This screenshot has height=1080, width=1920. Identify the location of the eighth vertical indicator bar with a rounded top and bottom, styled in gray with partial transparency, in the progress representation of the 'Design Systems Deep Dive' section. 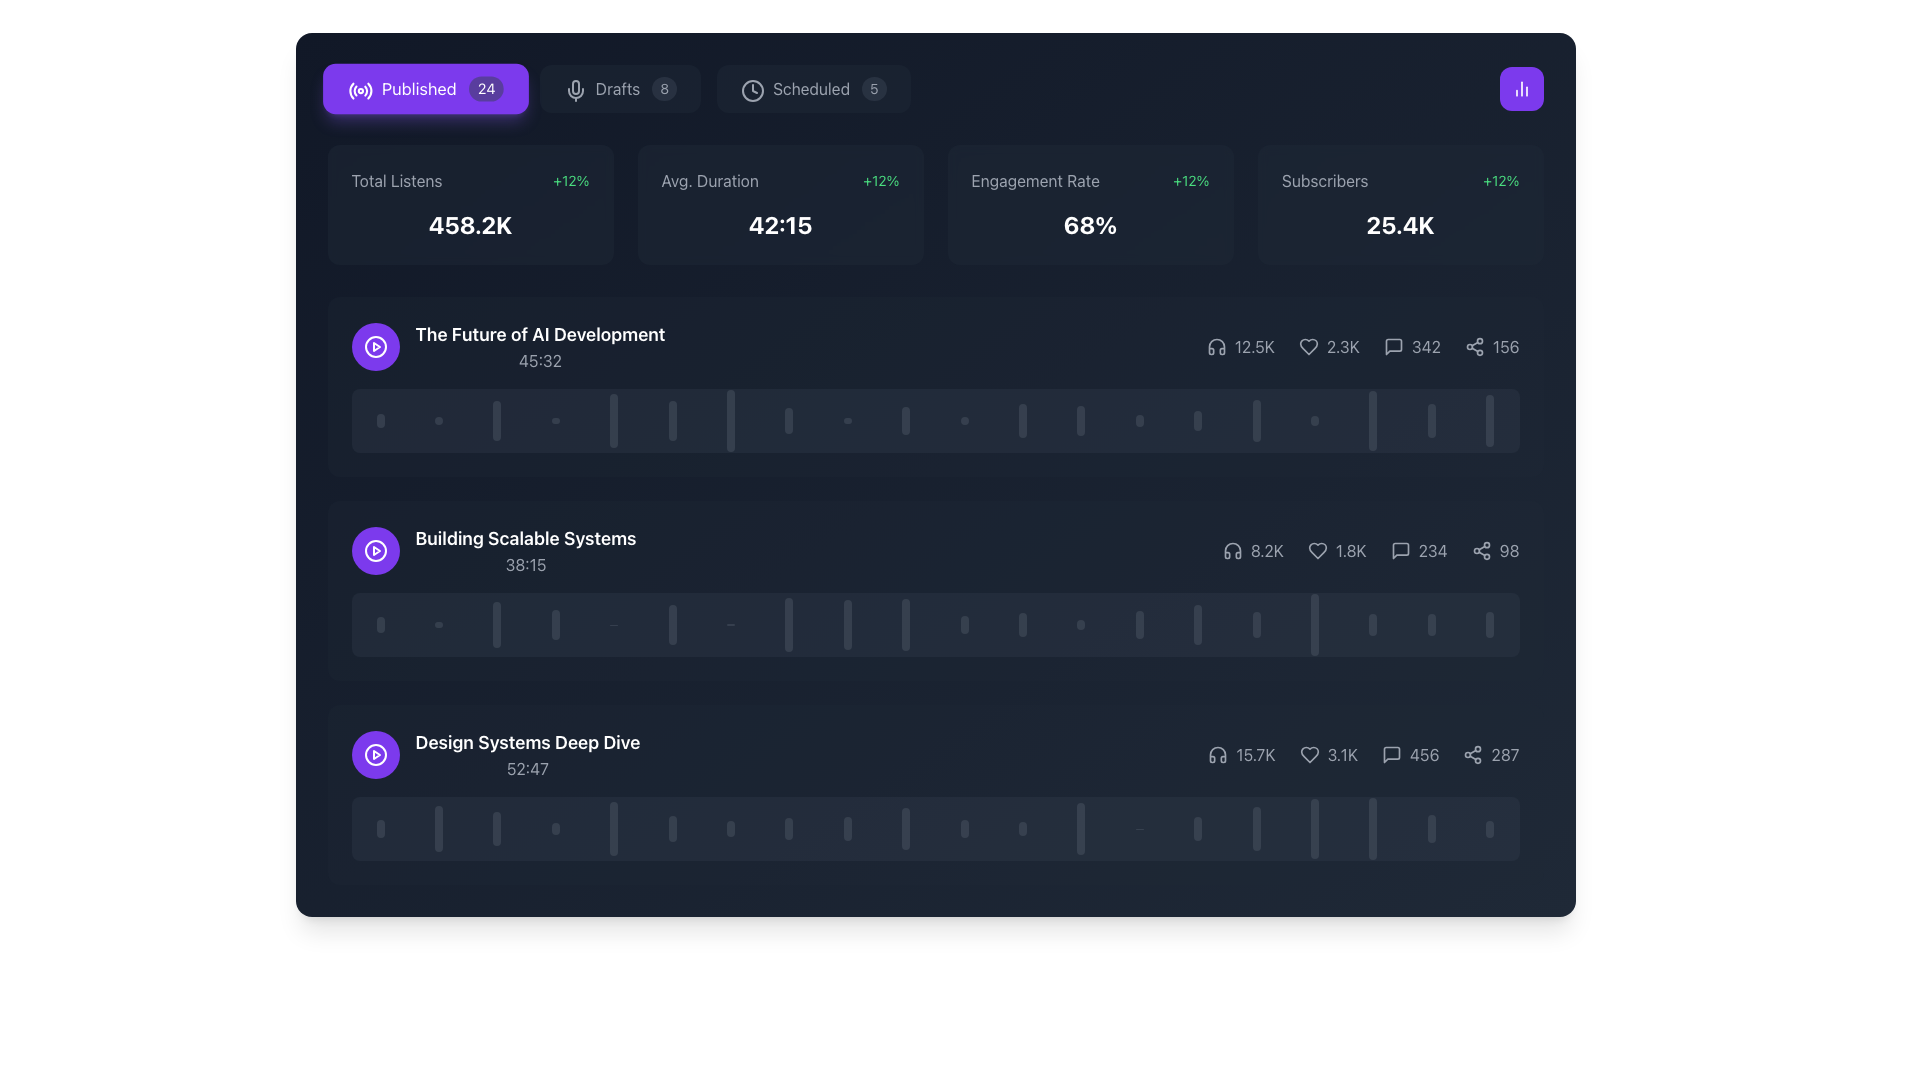
(788, 829).